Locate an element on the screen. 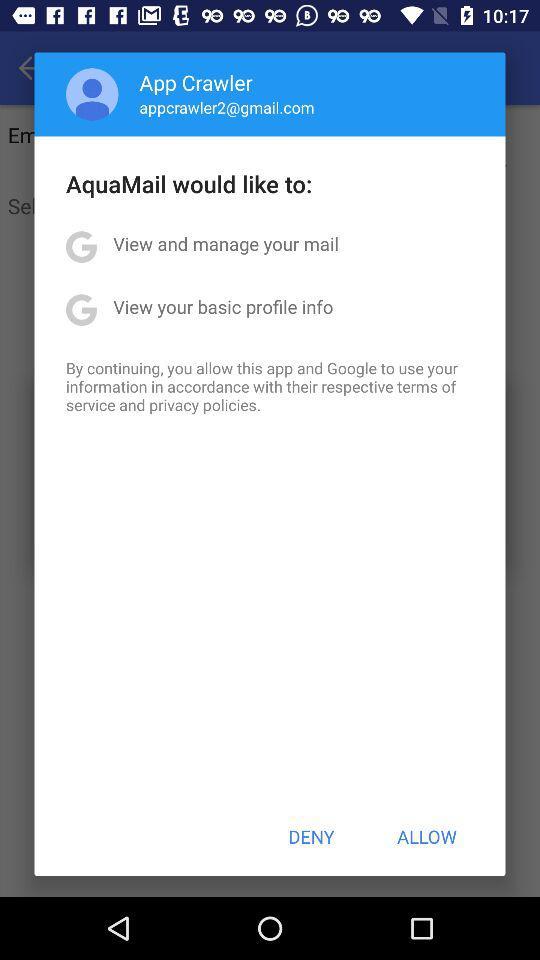 The width and height of the screenshot is (540, 960). icon to the left of the app crawler is located at coordinates (91, 94).